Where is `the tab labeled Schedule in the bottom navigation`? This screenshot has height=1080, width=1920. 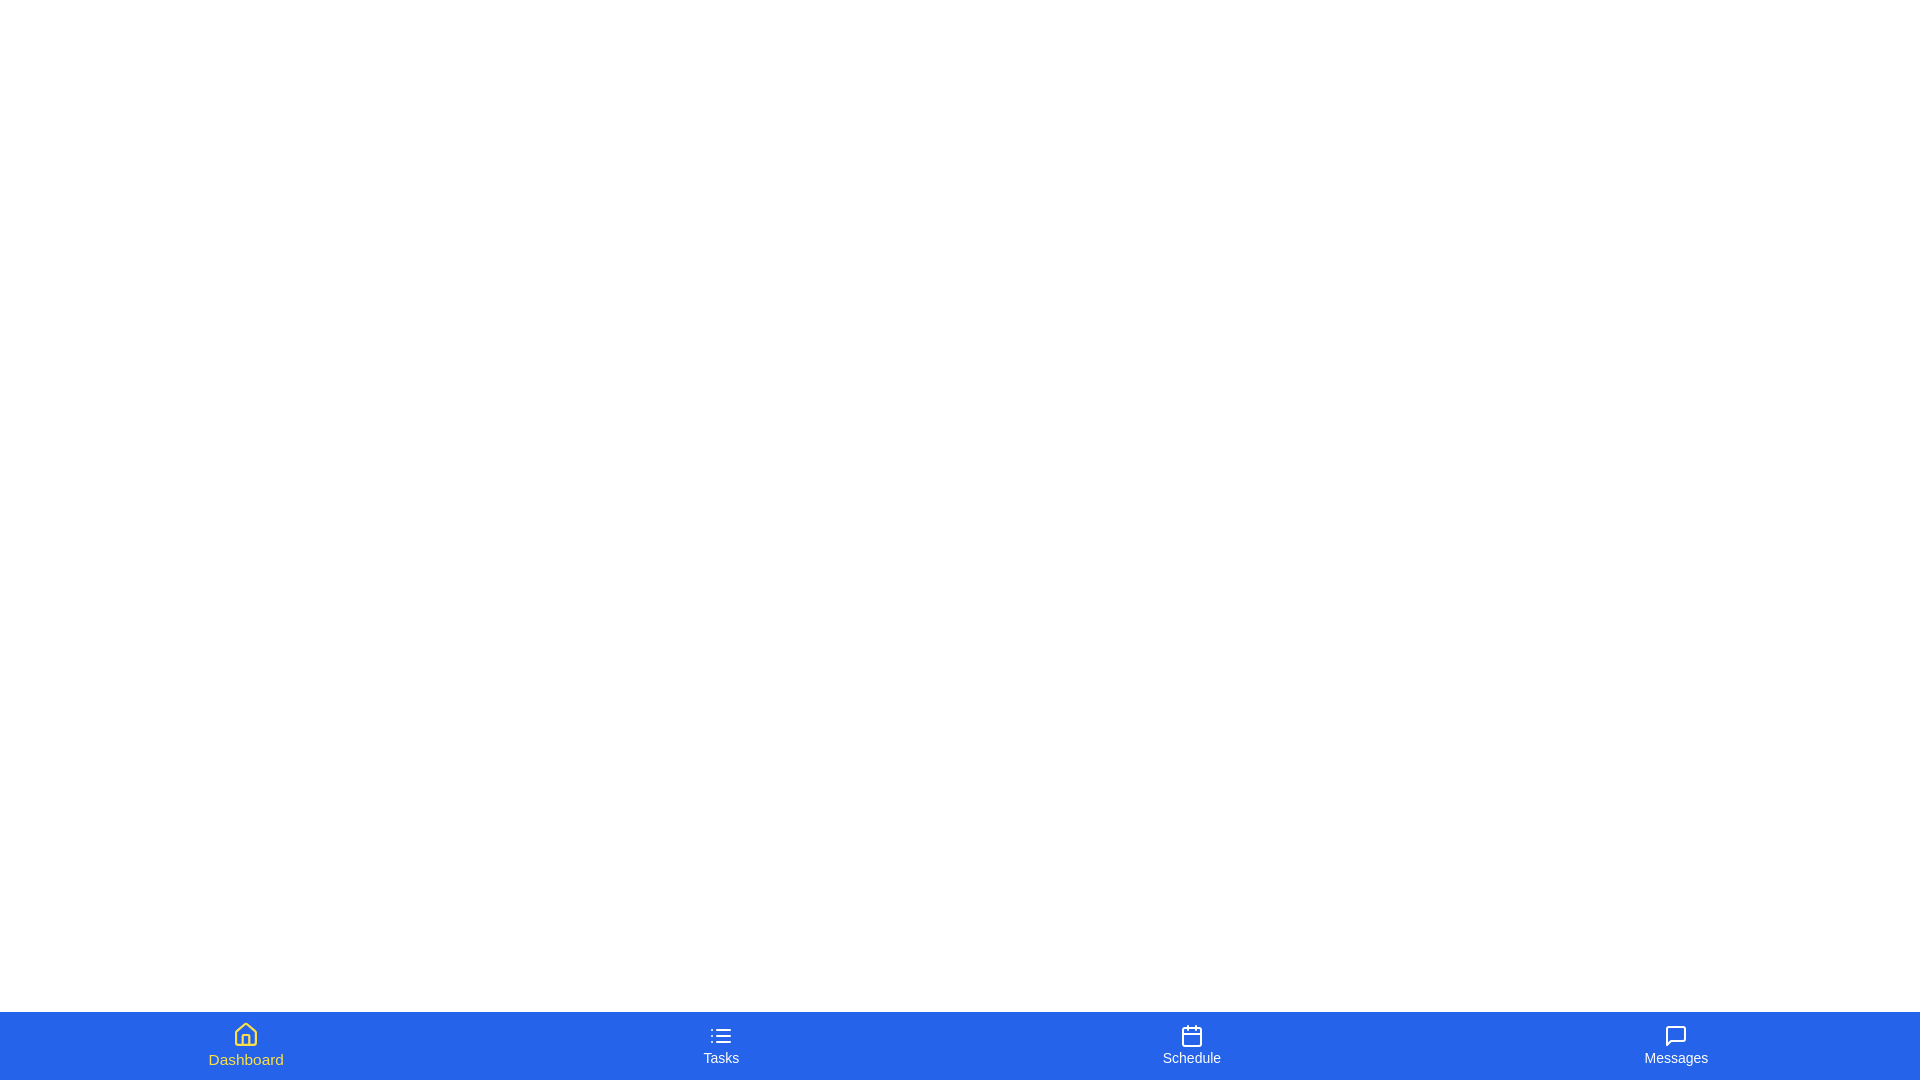
the tab labeled Schedule in the bottom navigation is located at coordinates (1190, 1044).